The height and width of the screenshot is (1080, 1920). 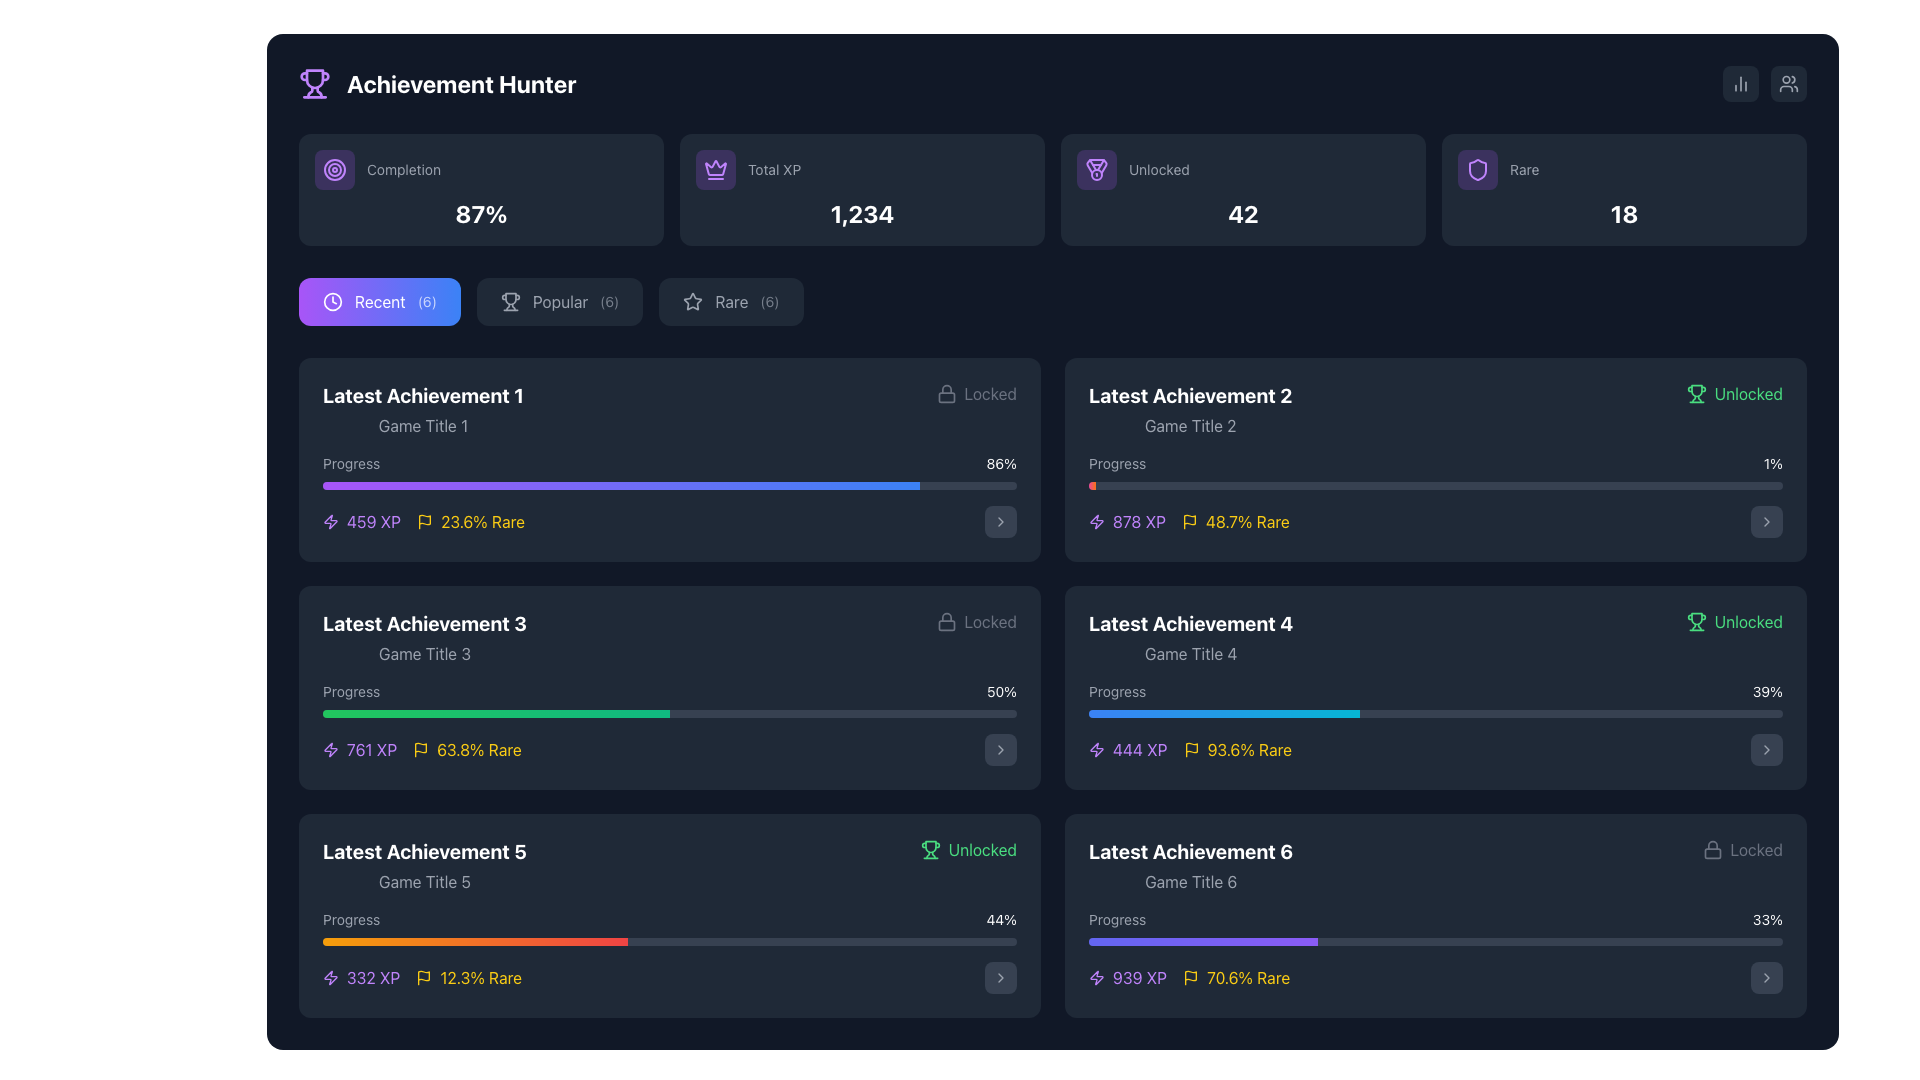 What do you see at coordinates (968, 849) in the screenshot?
I see `the 'Unlocked' trophy icon and label combination located in the 'Latest Achievement 5' section, which is styled in green color and aligned centrally` at bounding box center [968, 849].